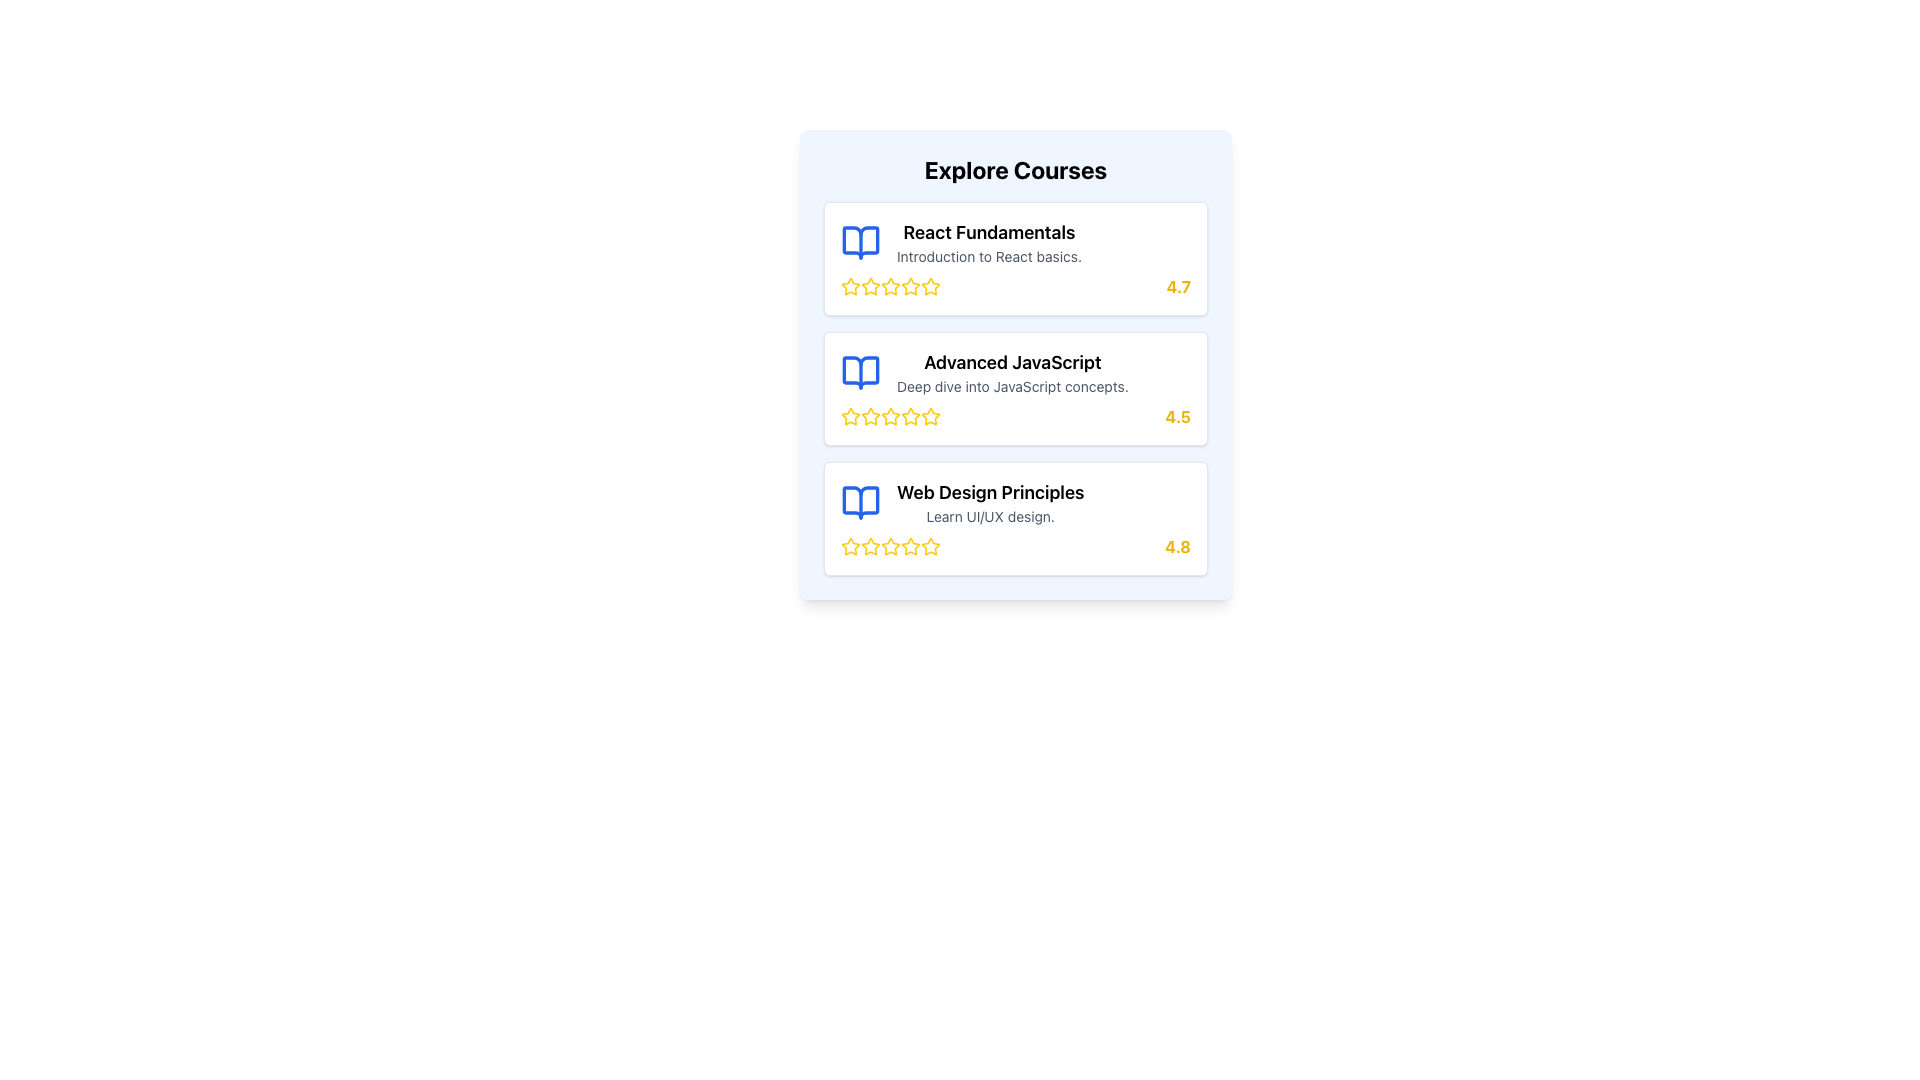 The image size is (1920, 1080). I want to click on the text label that provides a brief description for the 'React Fundamentals' course item, located directly beneath the title and to the right of a blue book icon, so click(989, 256).